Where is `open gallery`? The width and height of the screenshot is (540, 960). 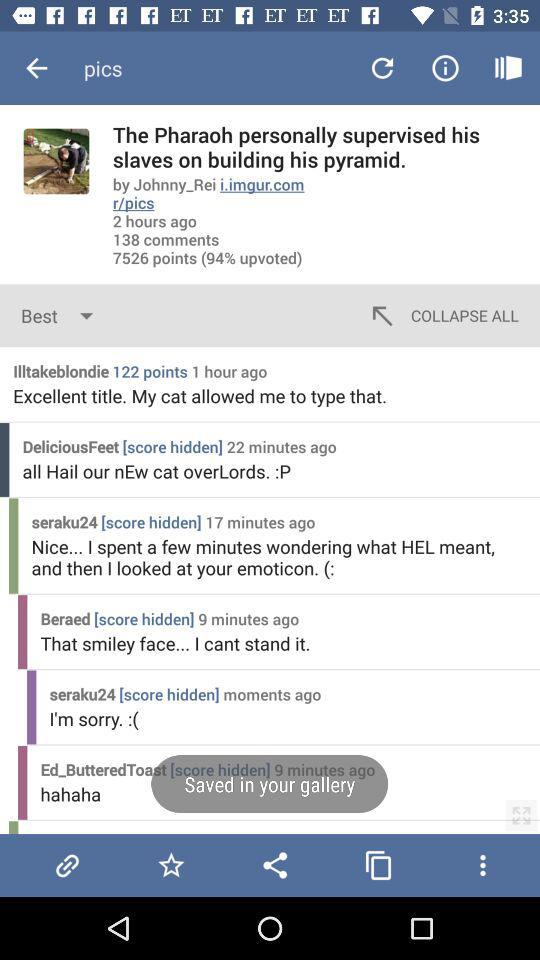
open gallery is located at coordinates (378, 864).